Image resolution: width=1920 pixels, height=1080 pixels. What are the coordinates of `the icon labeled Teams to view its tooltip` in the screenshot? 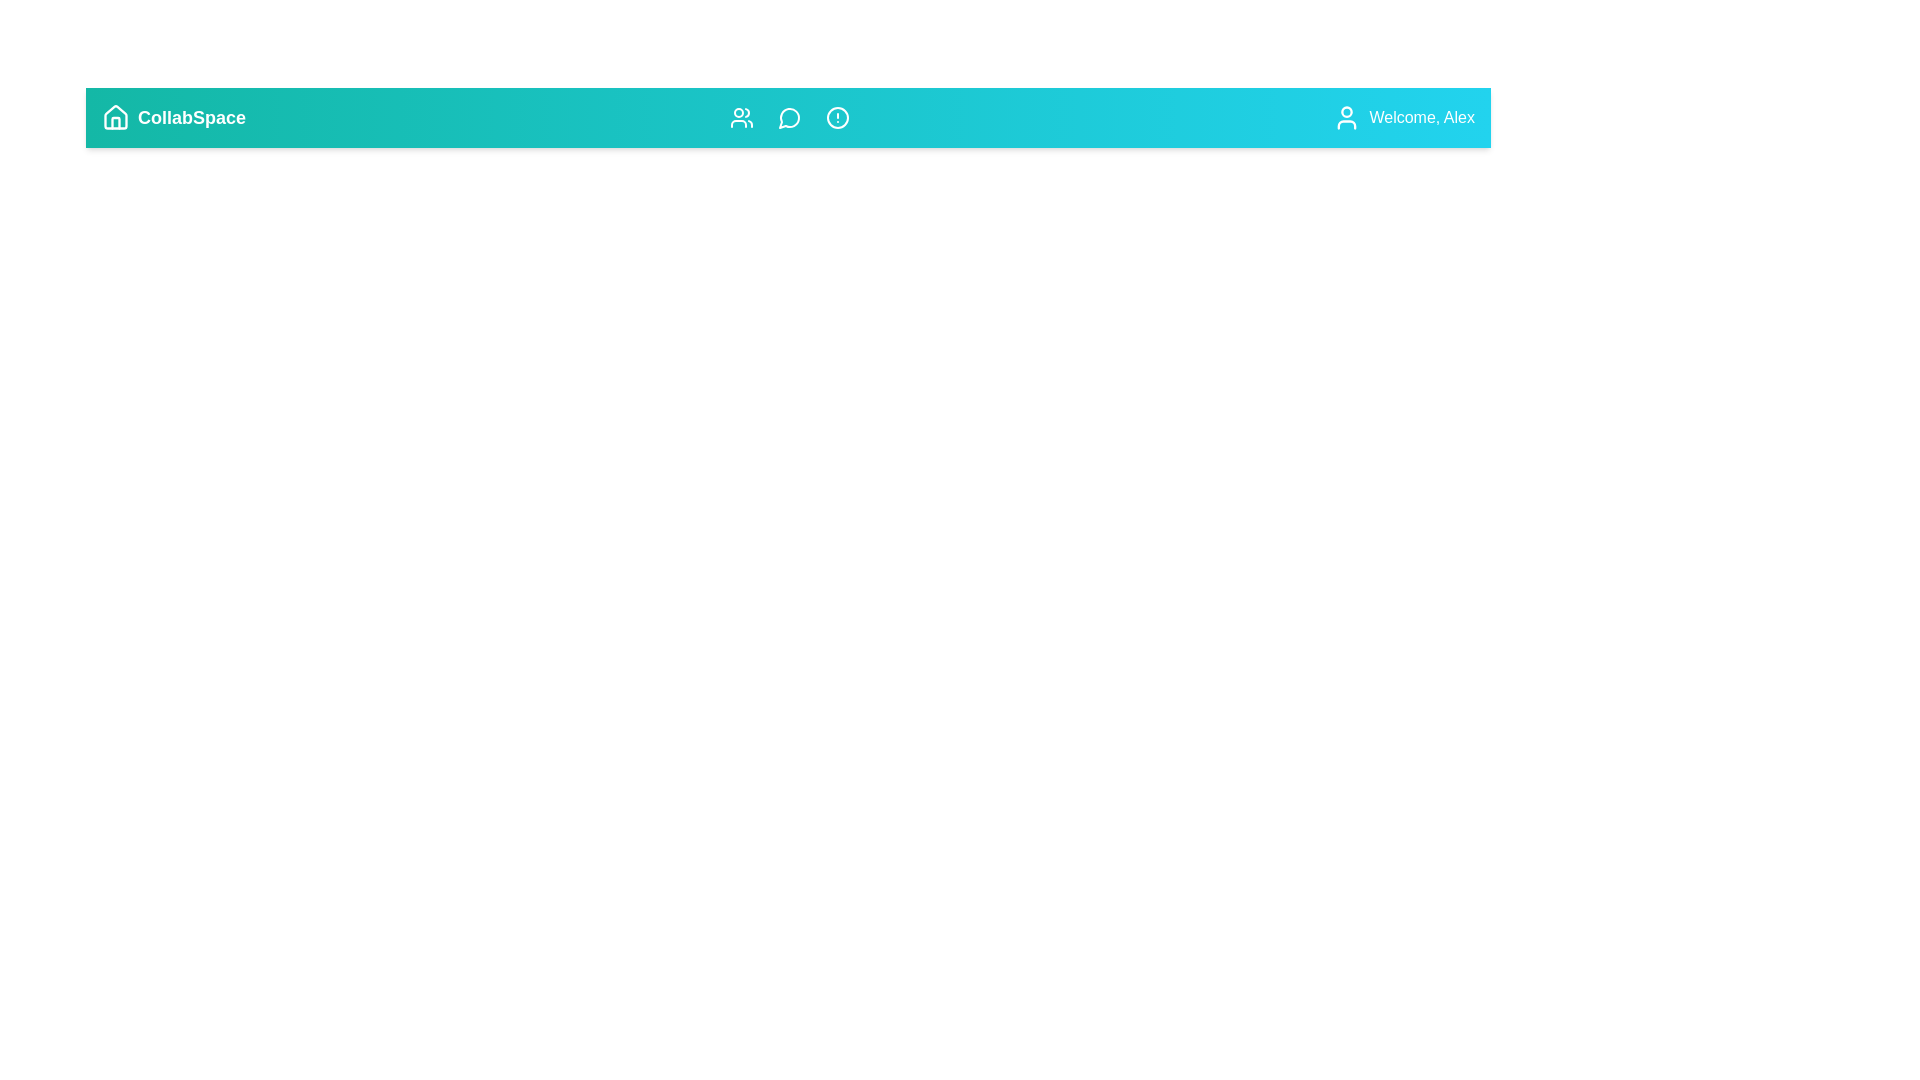 It's located at (740, 118).